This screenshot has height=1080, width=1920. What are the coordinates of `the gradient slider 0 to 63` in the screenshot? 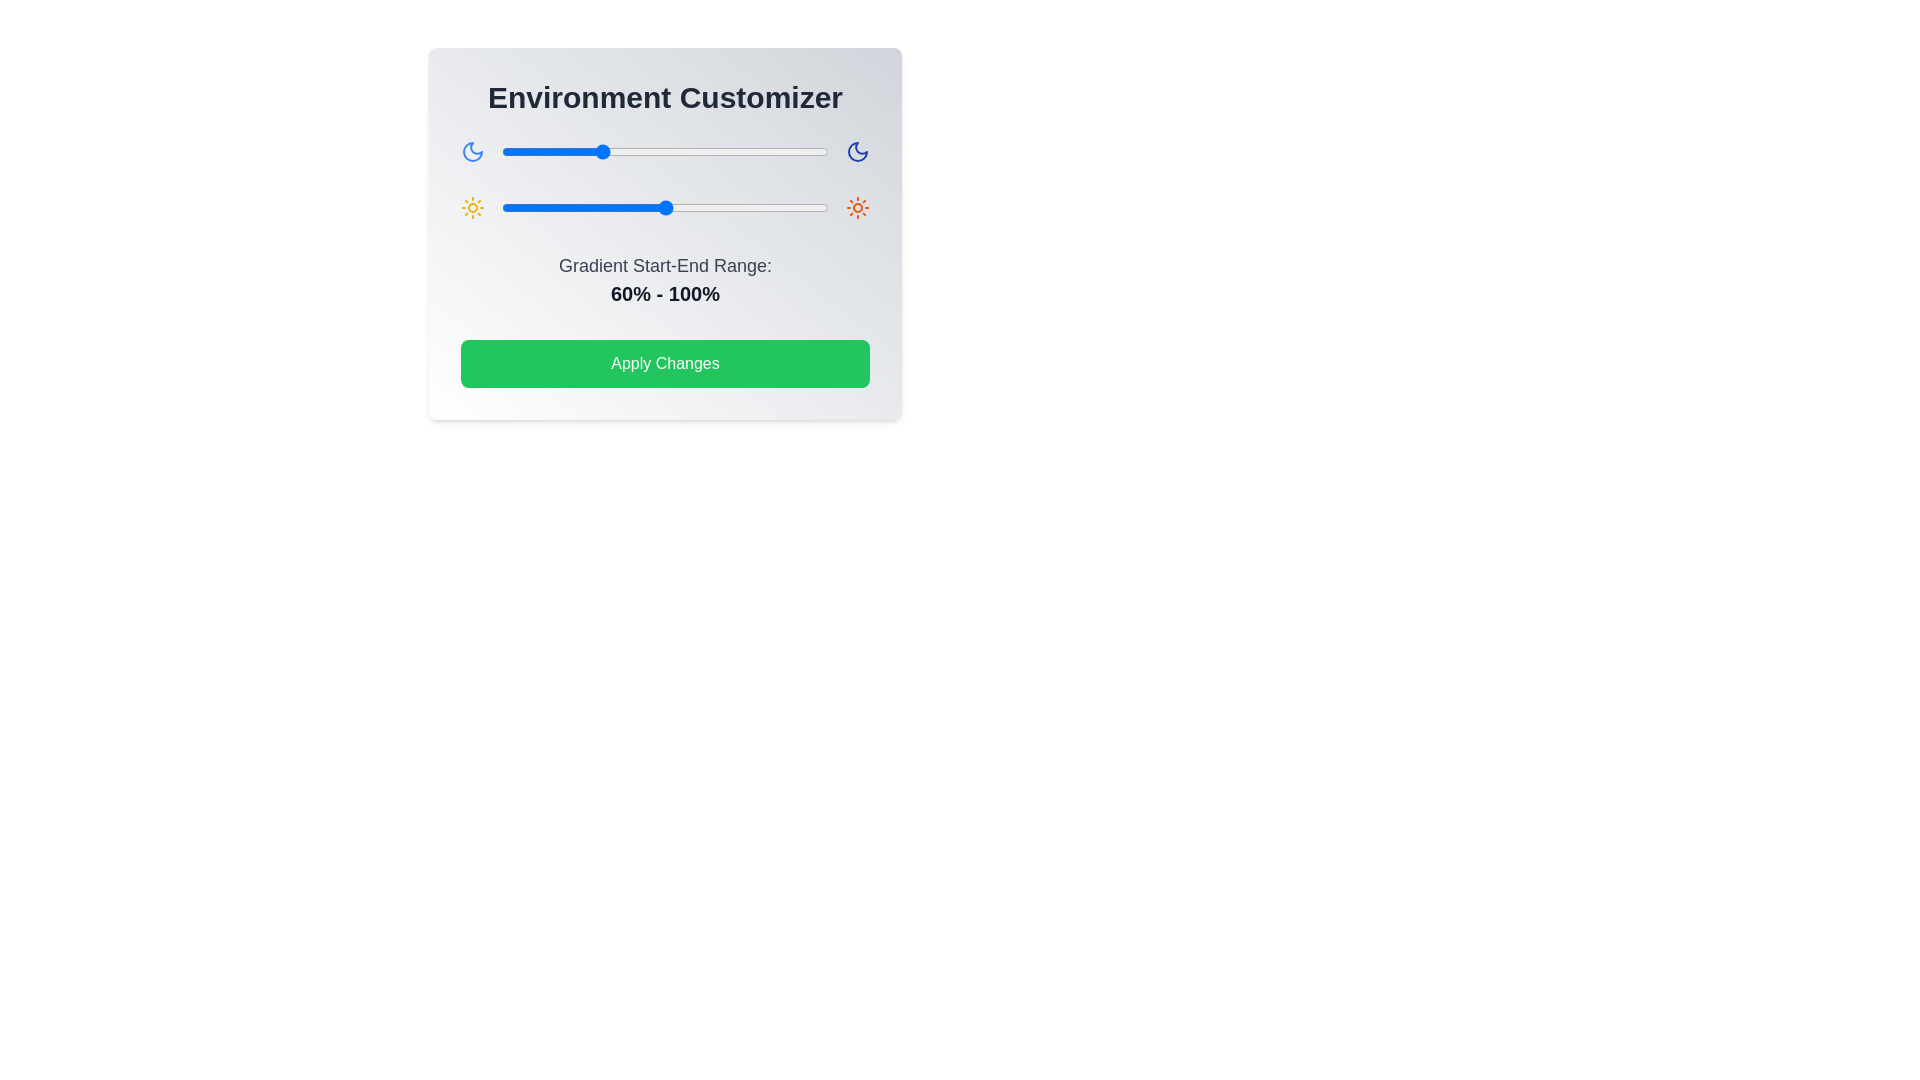 It's located at (603, 150).